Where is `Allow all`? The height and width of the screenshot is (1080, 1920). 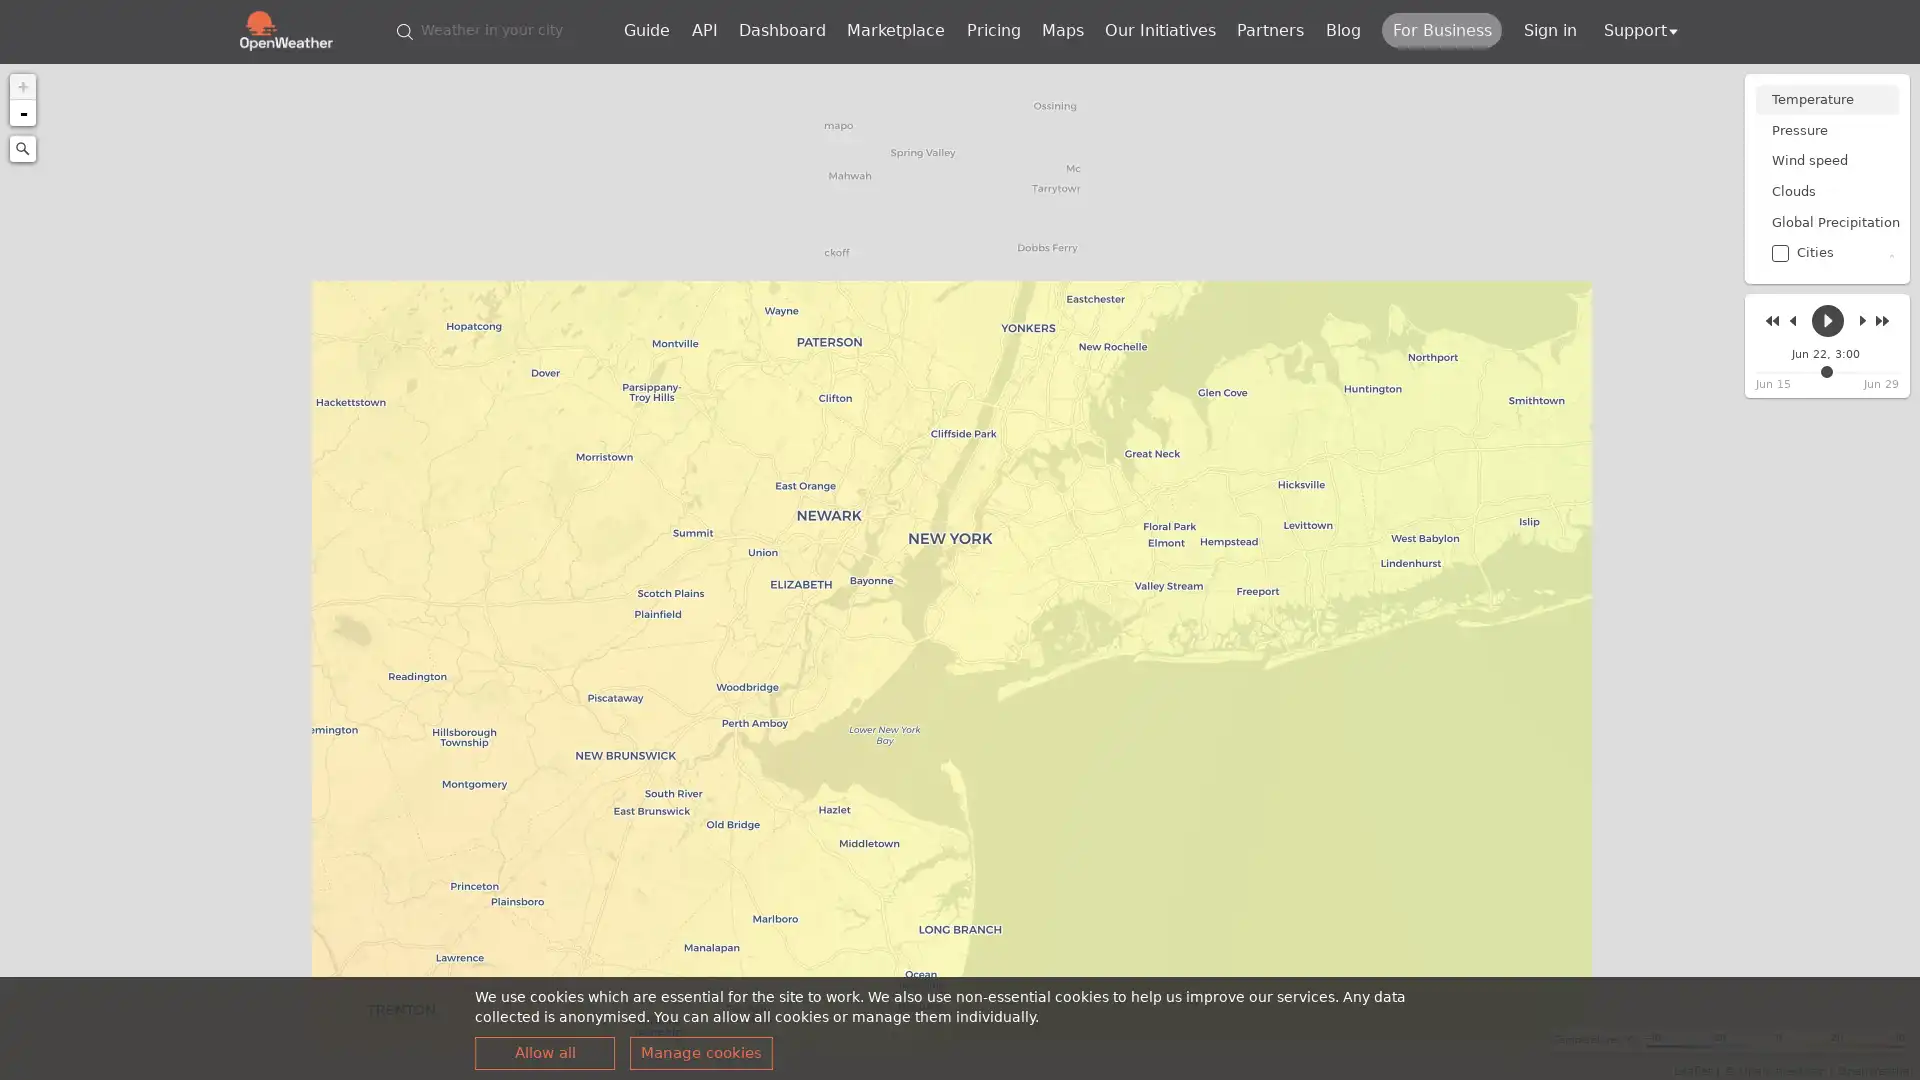
Allow all is located at coordinates (545, 1052).